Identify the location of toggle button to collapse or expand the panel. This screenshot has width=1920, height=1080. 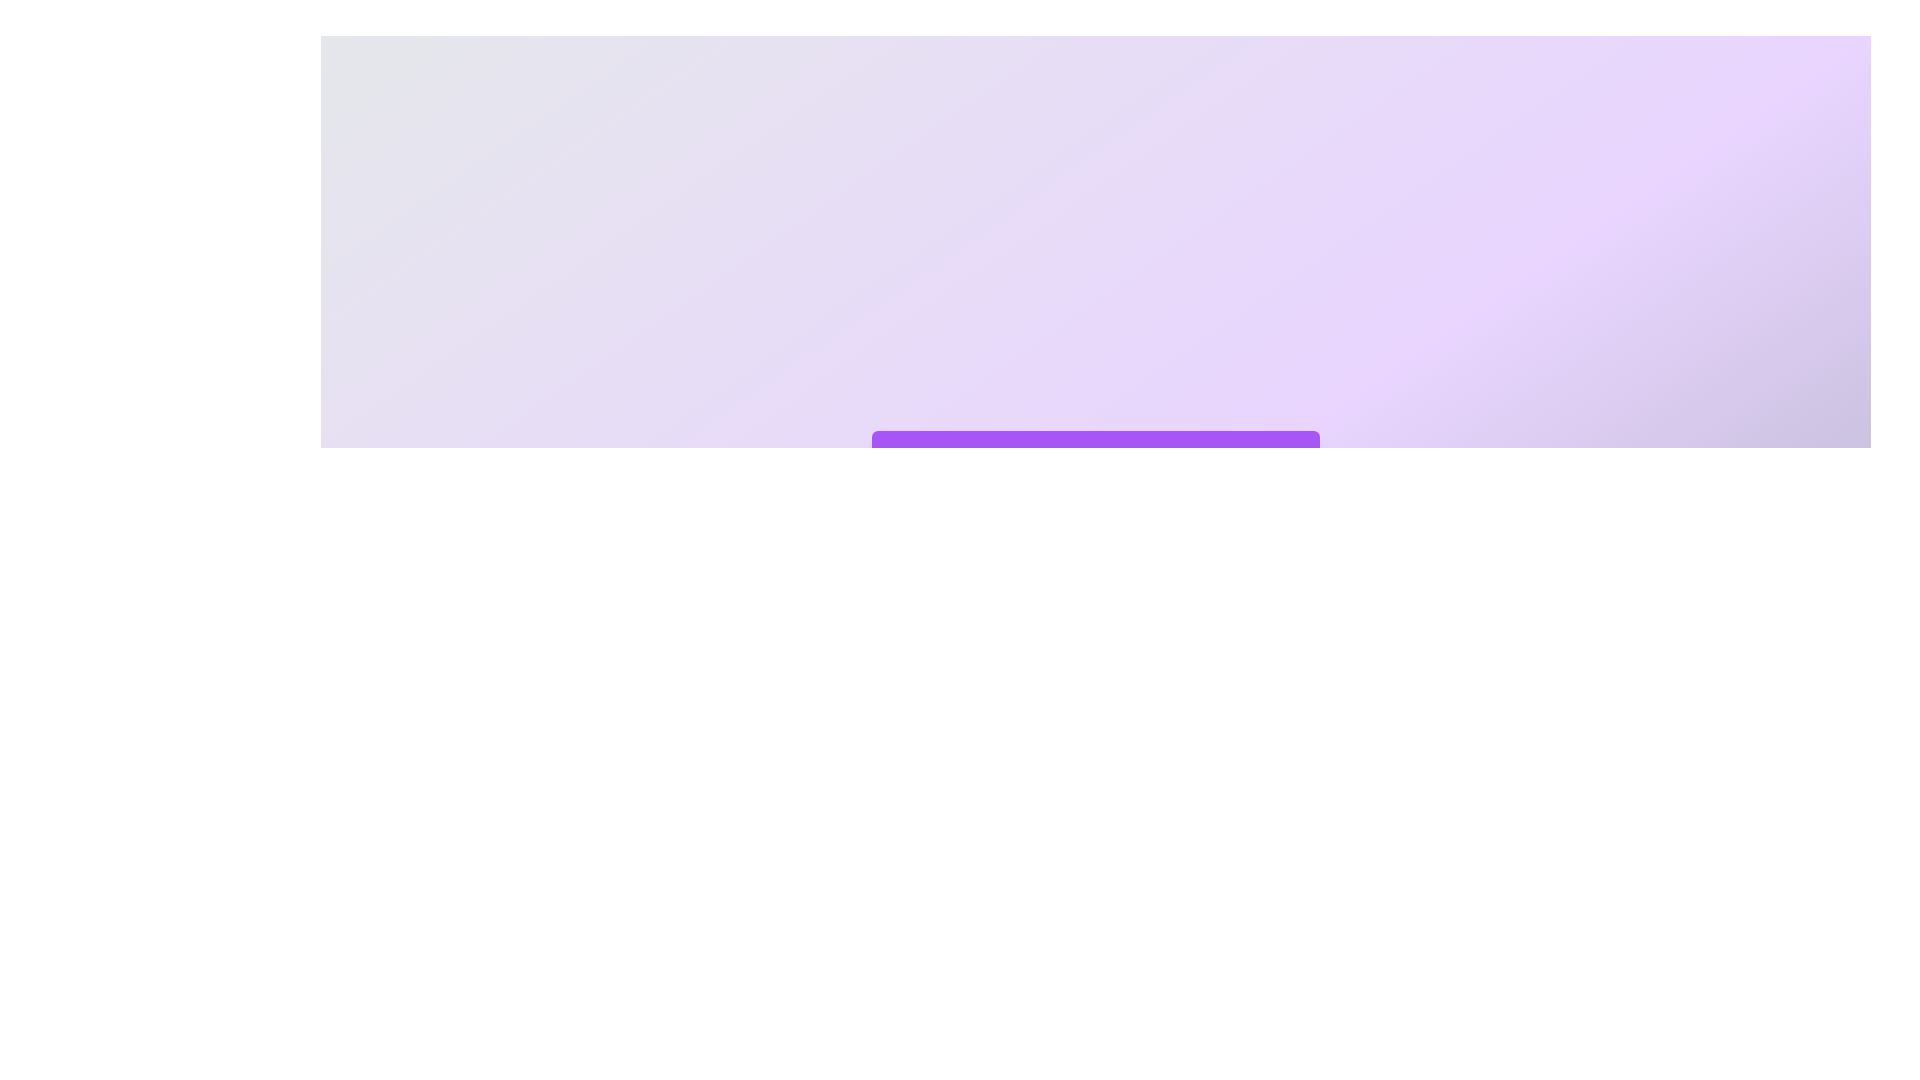
(1291, 461).